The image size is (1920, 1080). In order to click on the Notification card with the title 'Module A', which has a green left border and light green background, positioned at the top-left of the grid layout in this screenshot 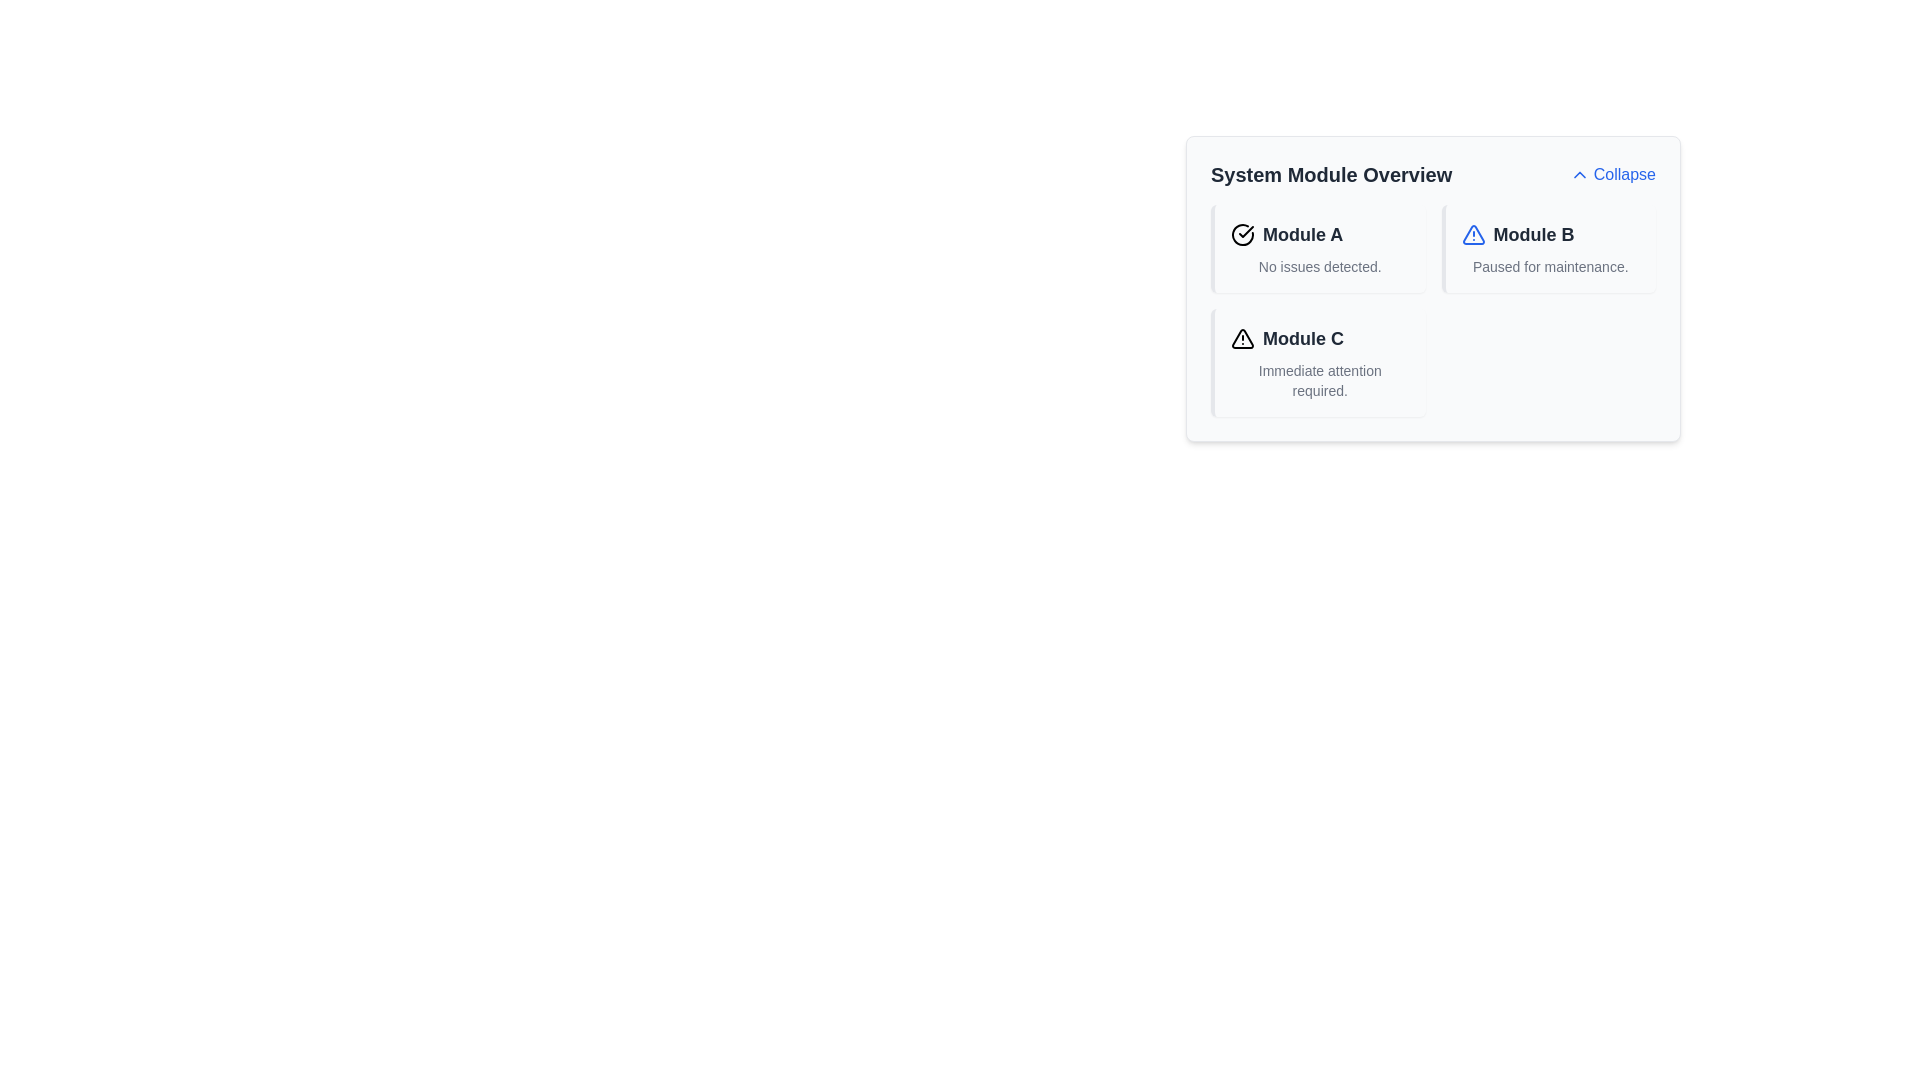, I will do `click(1318, 248)`.